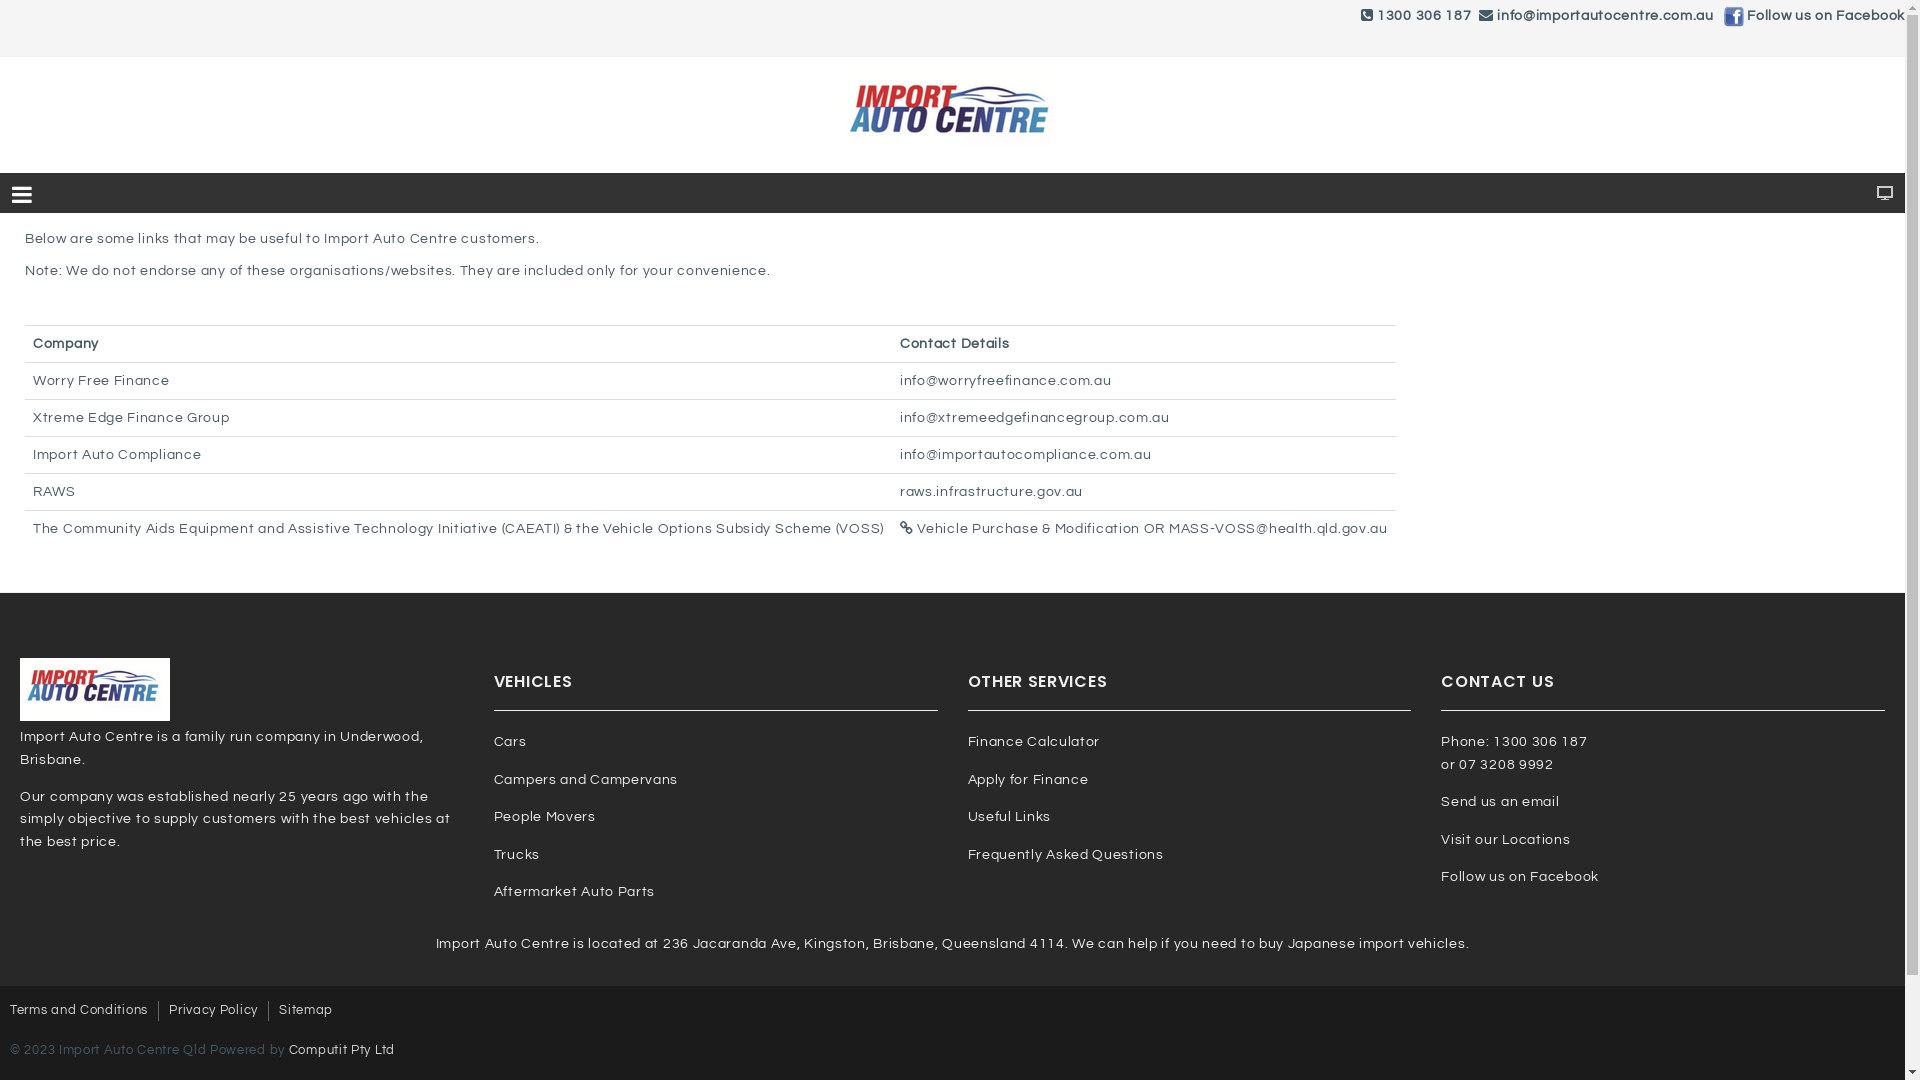 The width and height of the screenshot is (1920, 1080). What do you see at coordinates (510, 741) in the screenshot?
I see `'Cars'` at bounding box center [510, 741].